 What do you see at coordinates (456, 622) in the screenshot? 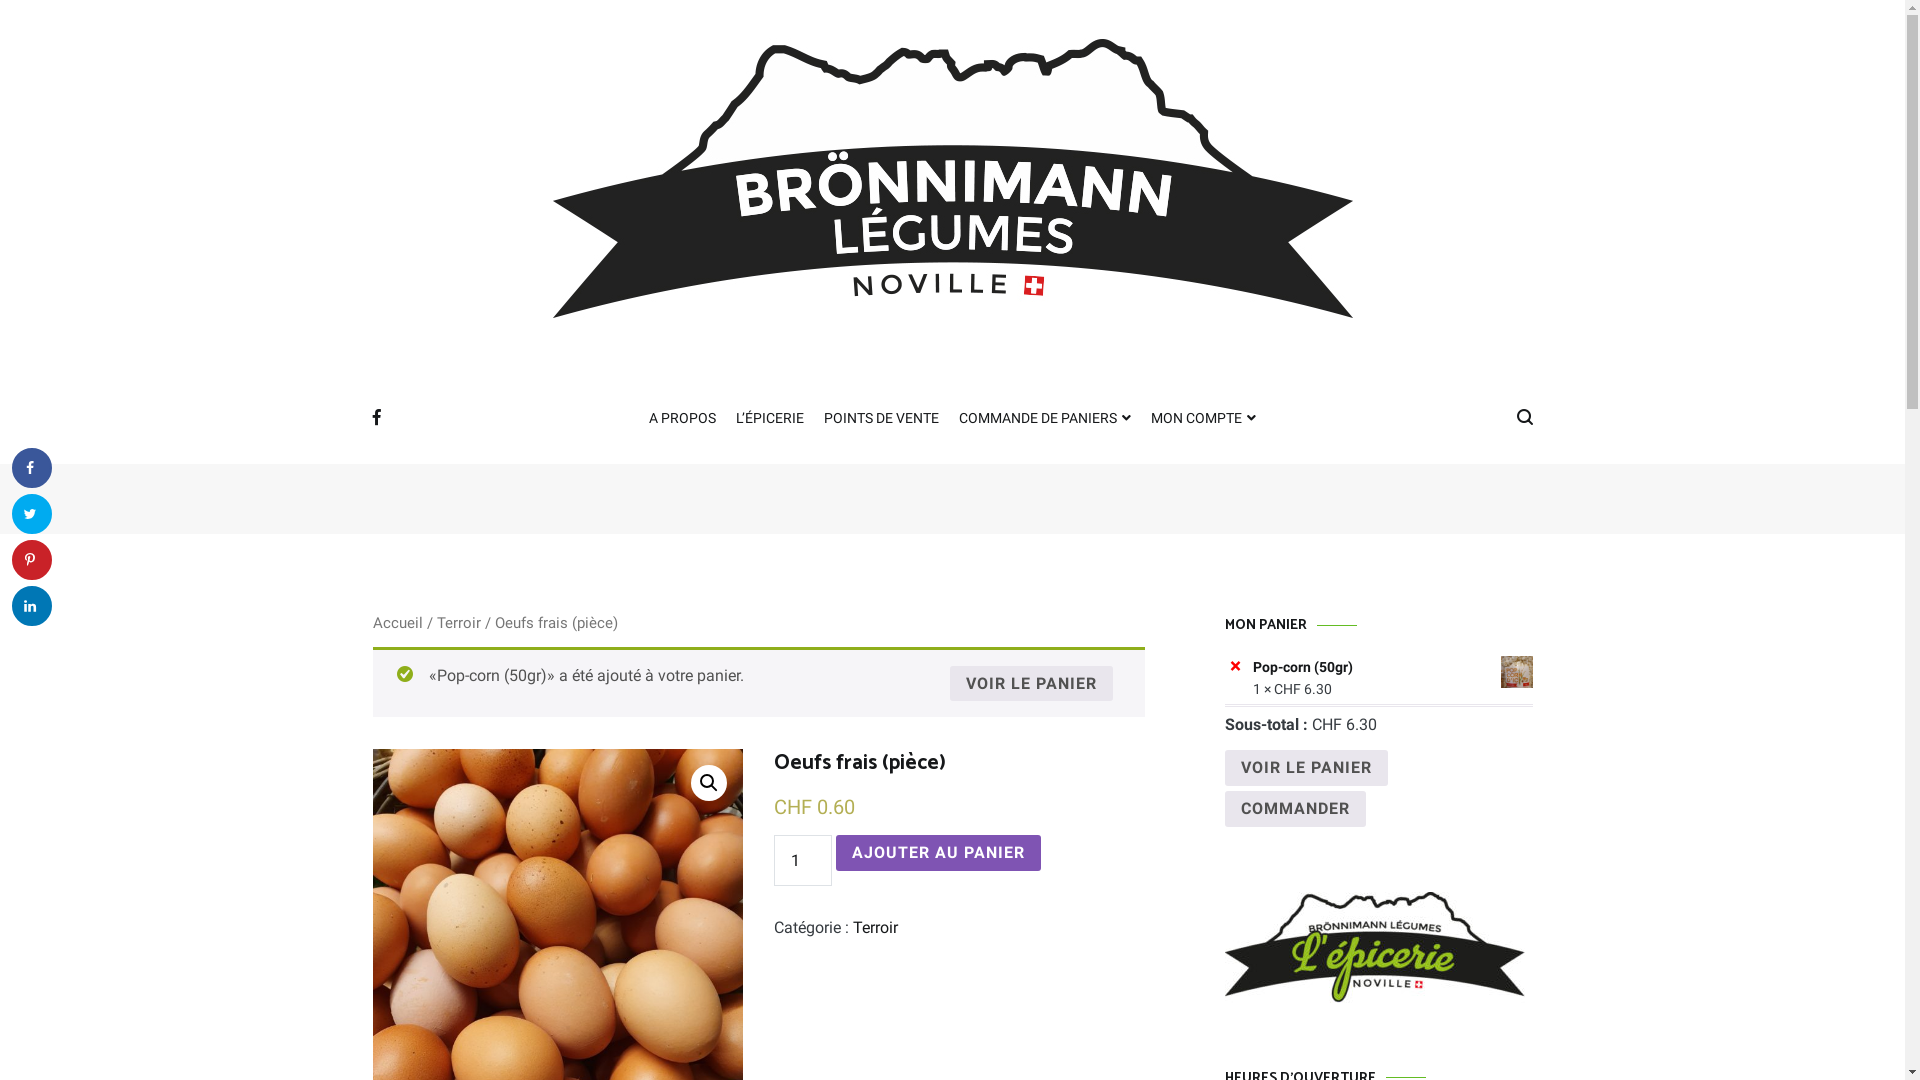
I see `'Terroir'` at bounding box center [456, 622].